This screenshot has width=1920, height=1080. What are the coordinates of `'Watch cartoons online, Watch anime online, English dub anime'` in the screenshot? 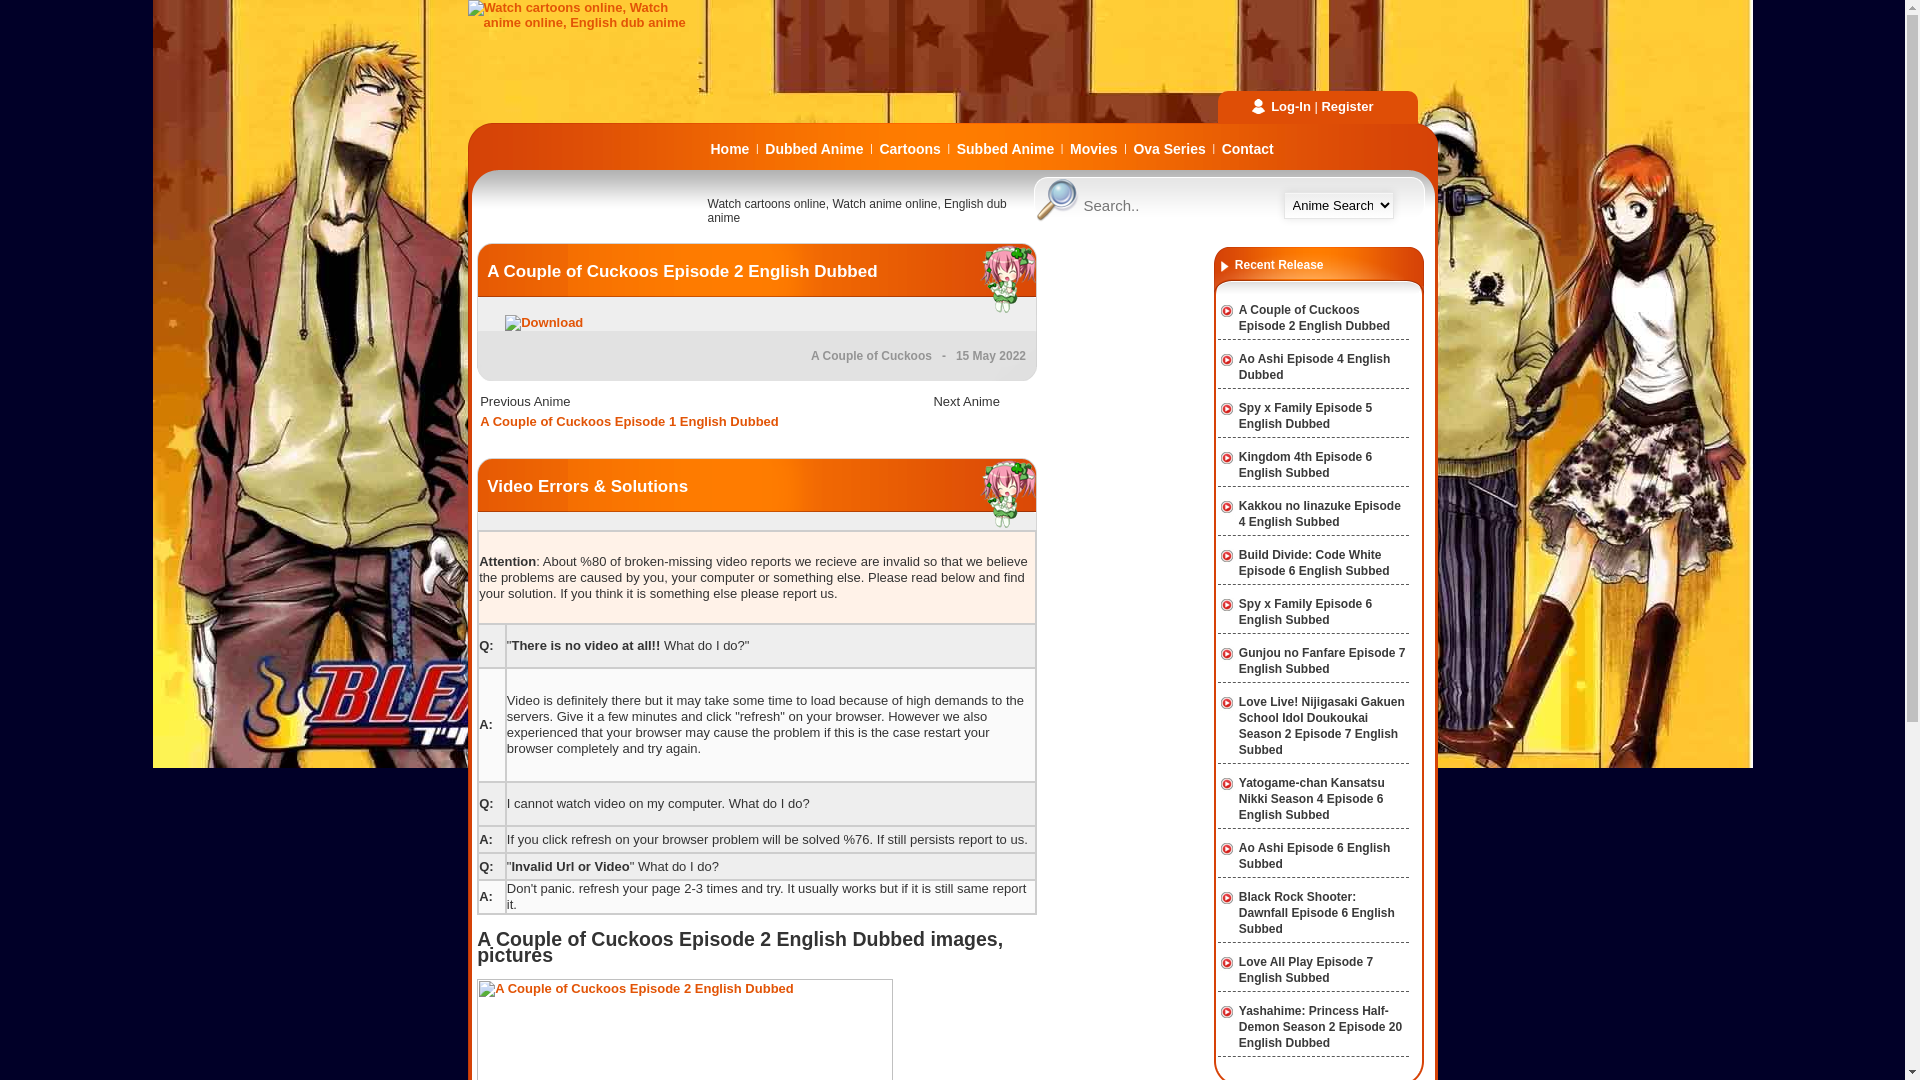 It's located at (587, 22).